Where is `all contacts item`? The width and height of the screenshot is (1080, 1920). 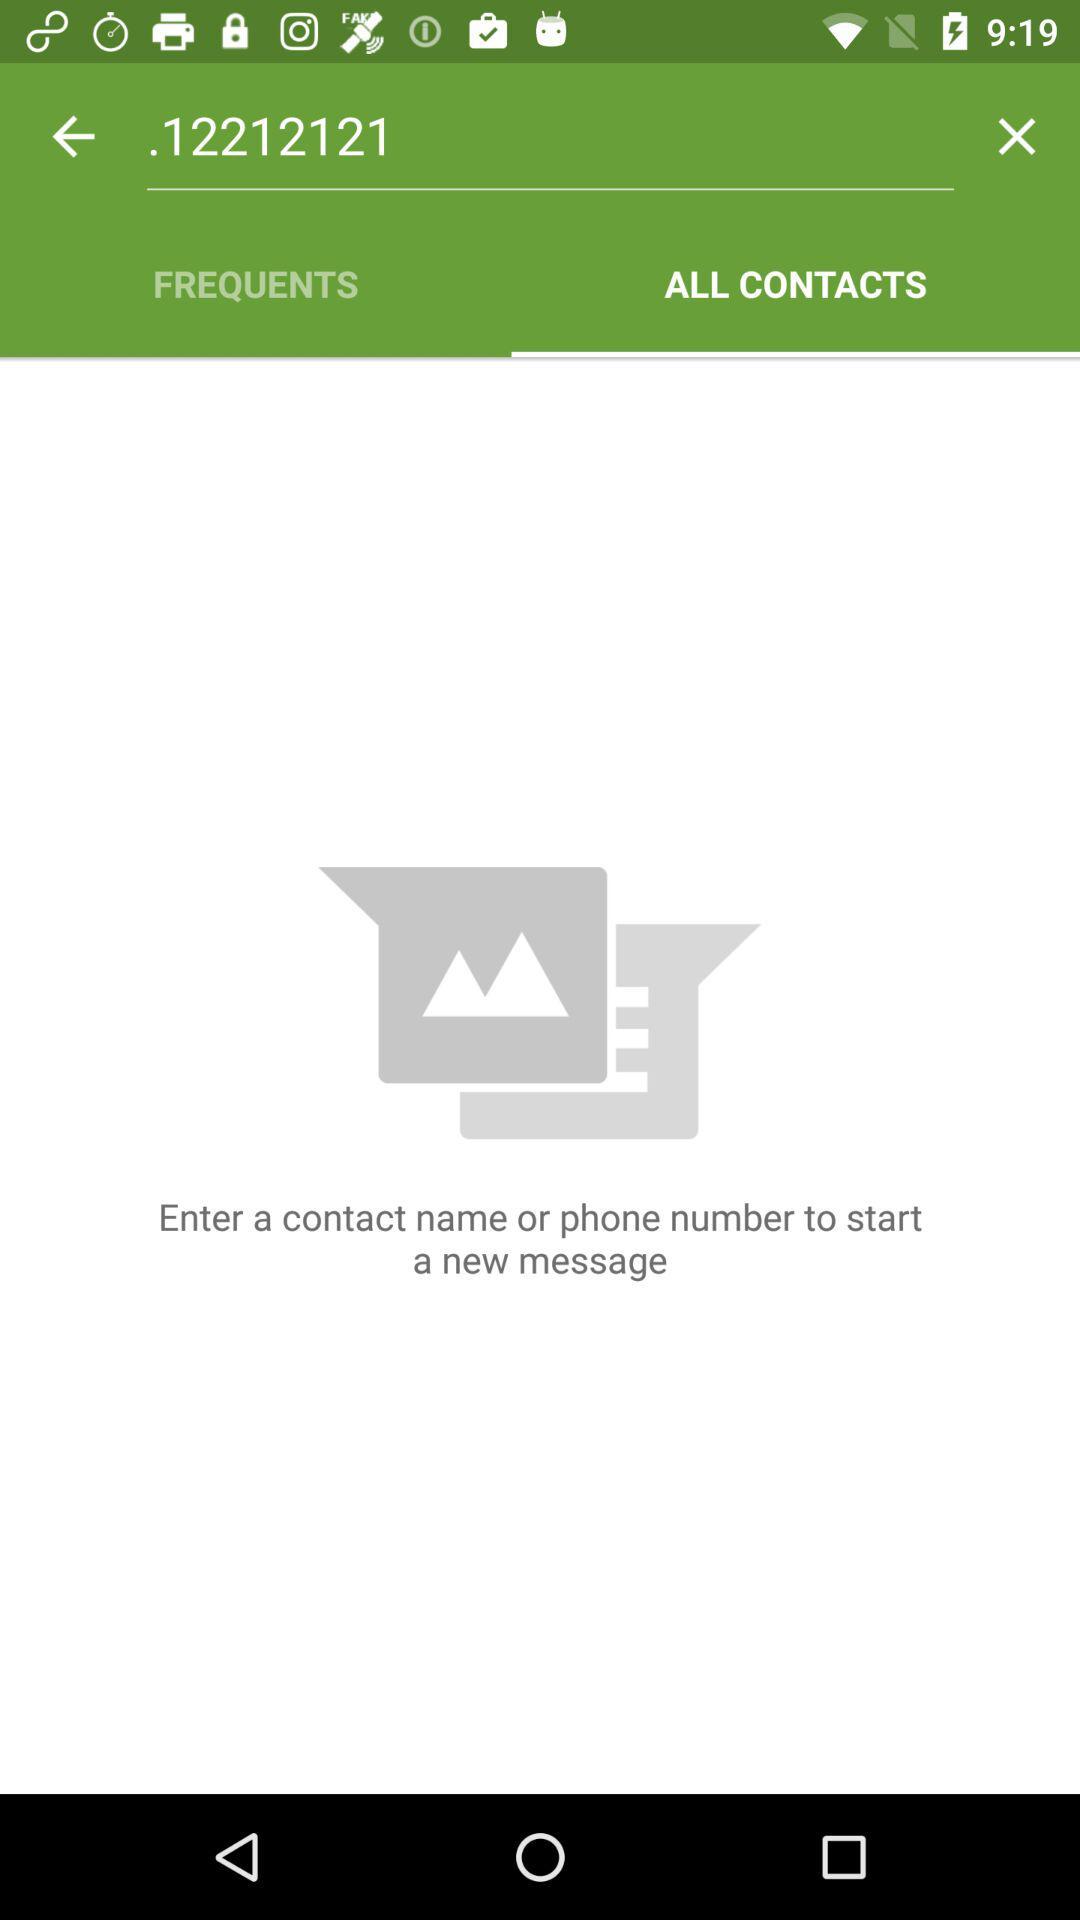 all contacts item is located at coordinates (794, 282).